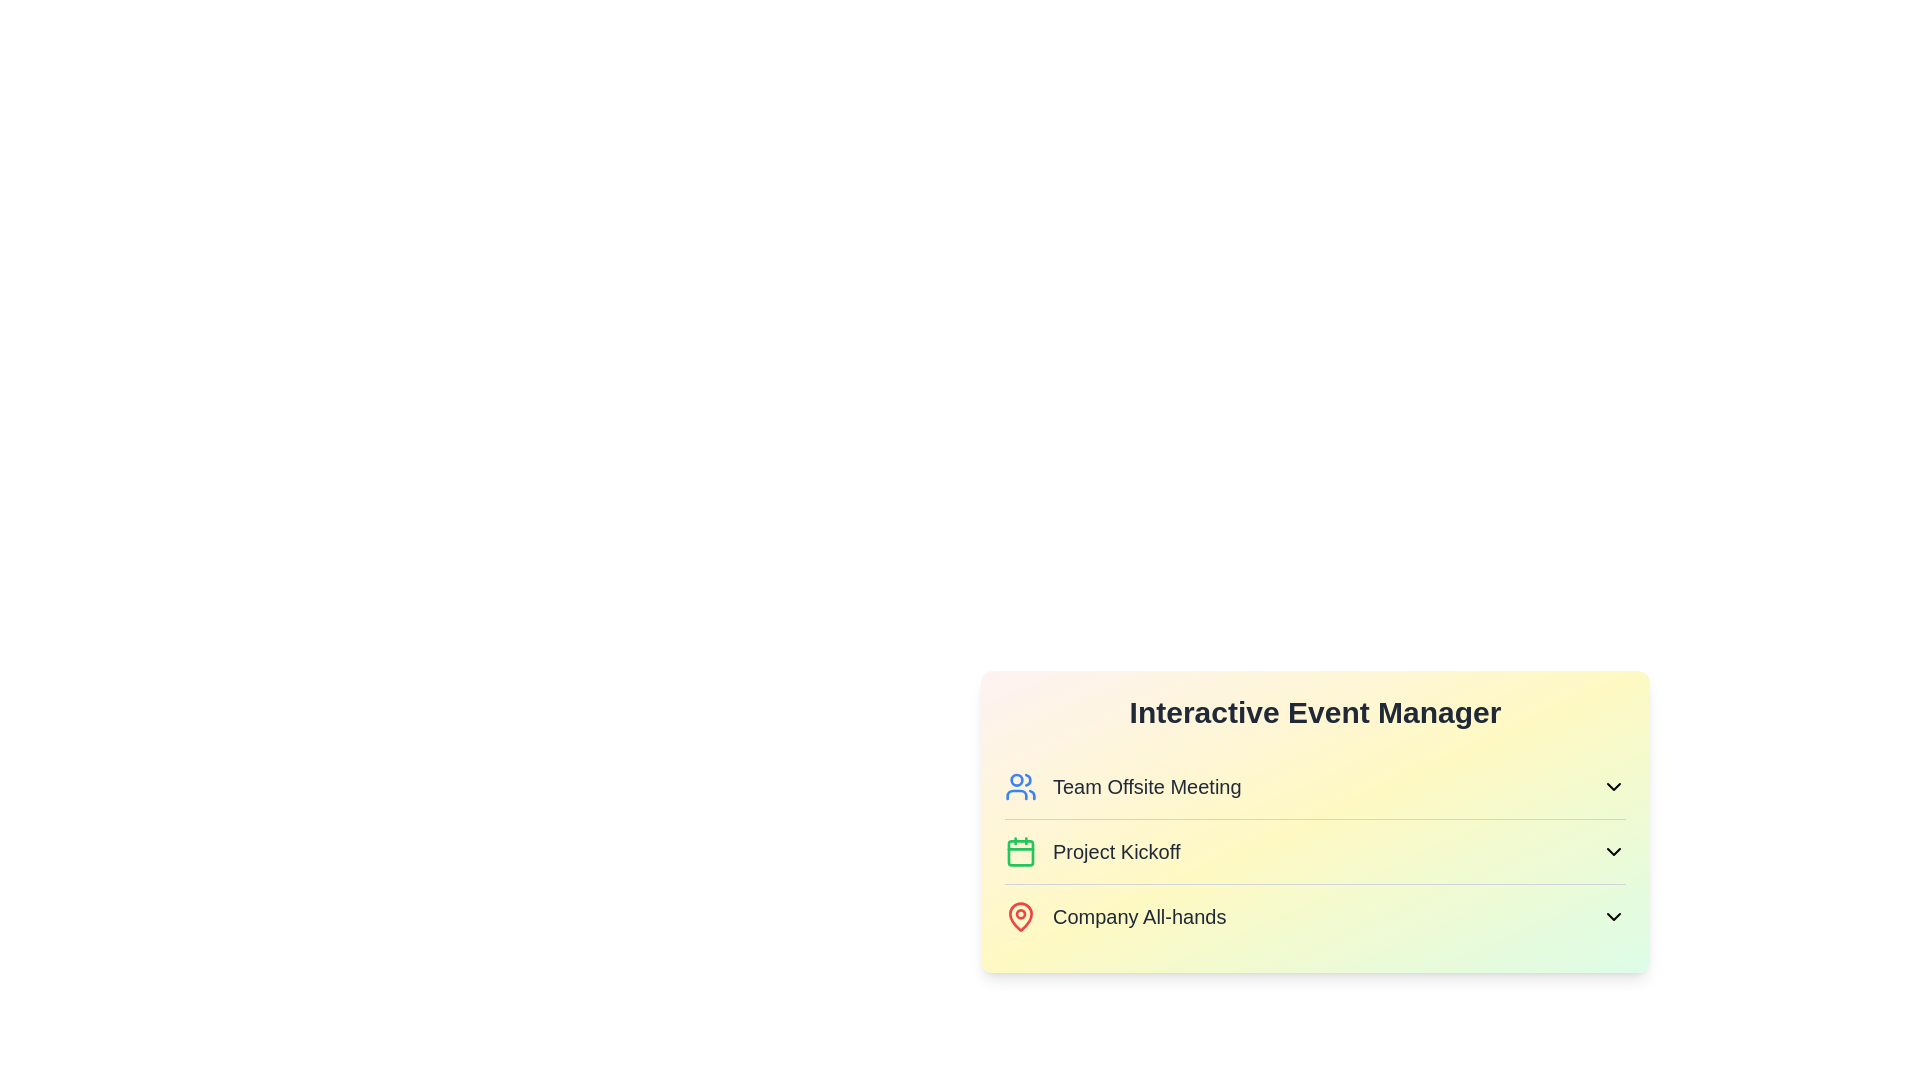 The height and width of the screenshot is (1080, 1920). What do you see at coordinates (1315, 852) in the screenshot?
I see `the event header to toggle its details. The parameter Project Kickoff specifies the event to interact with` at bounding box center [1315, 852].